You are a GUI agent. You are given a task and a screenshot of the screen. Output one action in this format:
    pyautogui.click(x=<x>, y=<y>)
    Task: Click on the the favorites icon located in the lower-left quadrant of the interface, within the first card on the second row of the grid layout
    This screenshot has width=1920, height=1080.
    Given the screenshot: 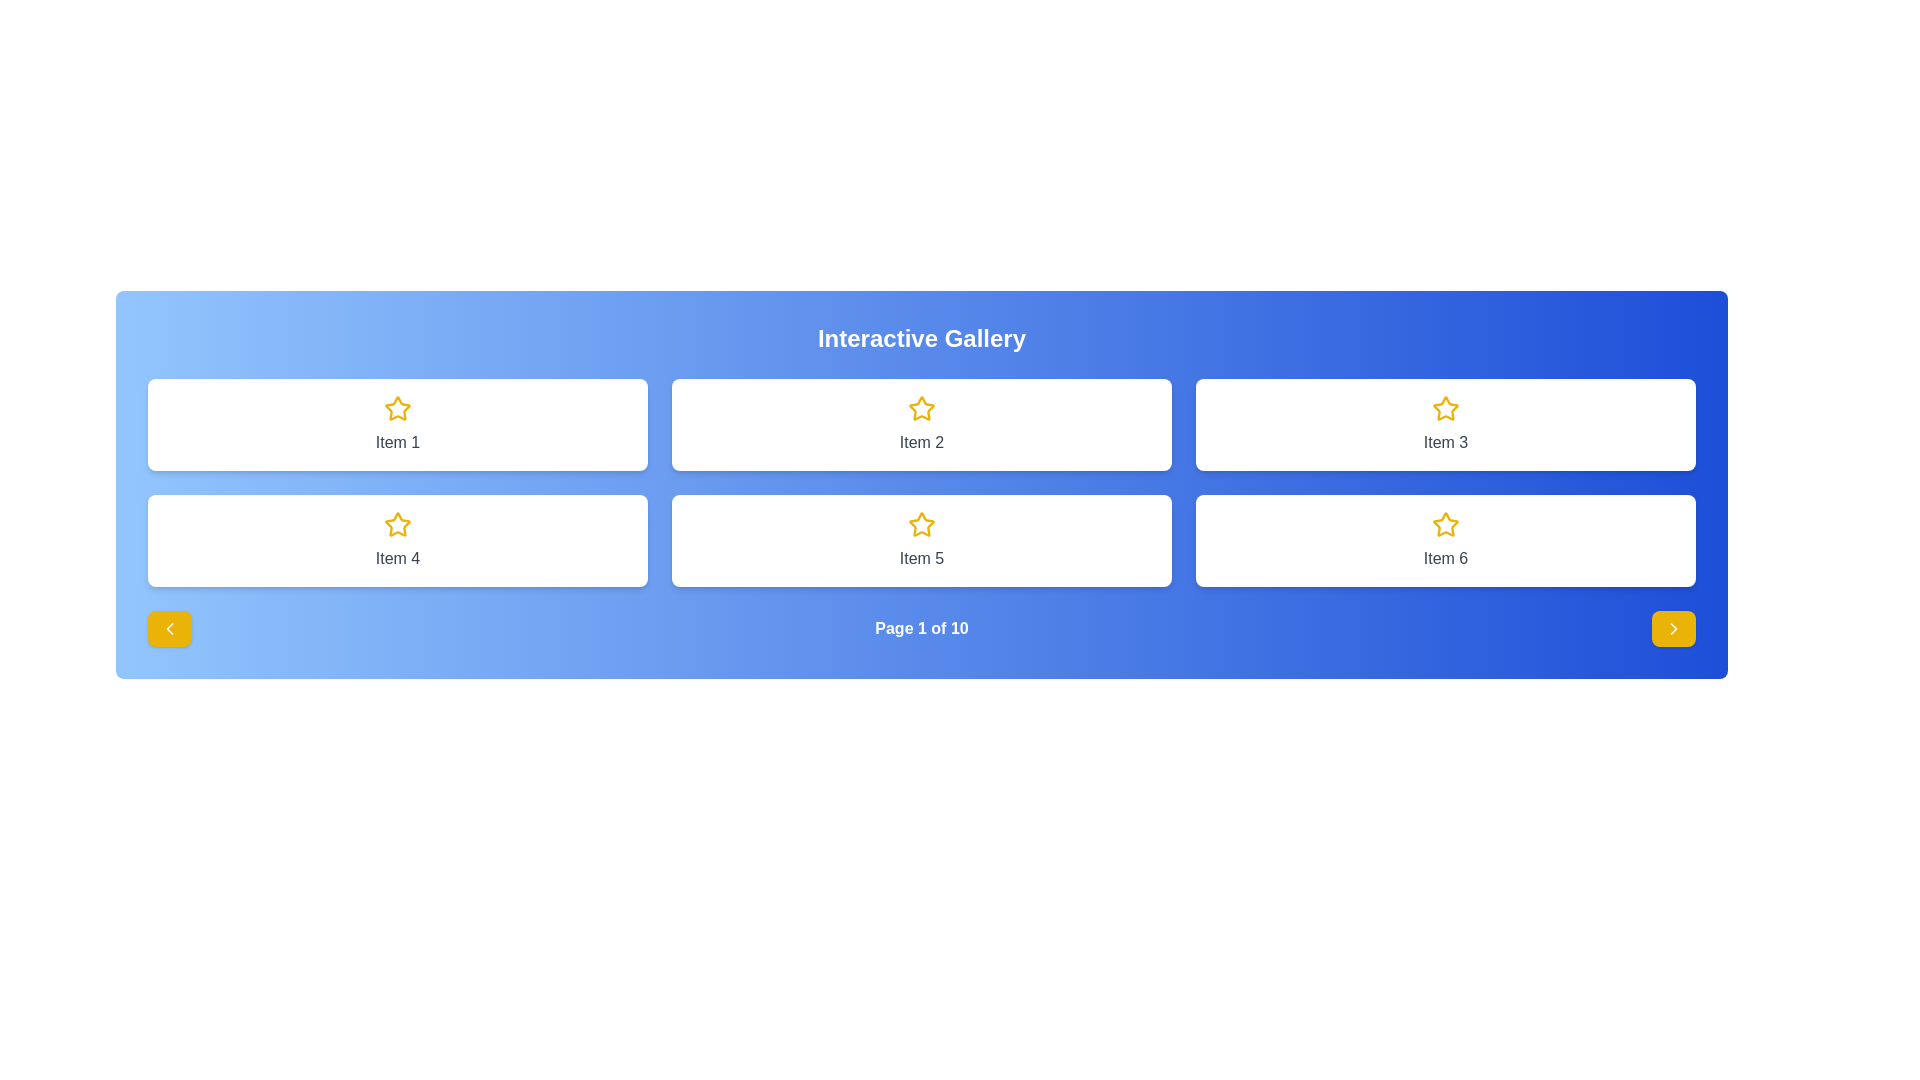 What is the action you would take?
    pyautogui.click(x=398, y=523)
    